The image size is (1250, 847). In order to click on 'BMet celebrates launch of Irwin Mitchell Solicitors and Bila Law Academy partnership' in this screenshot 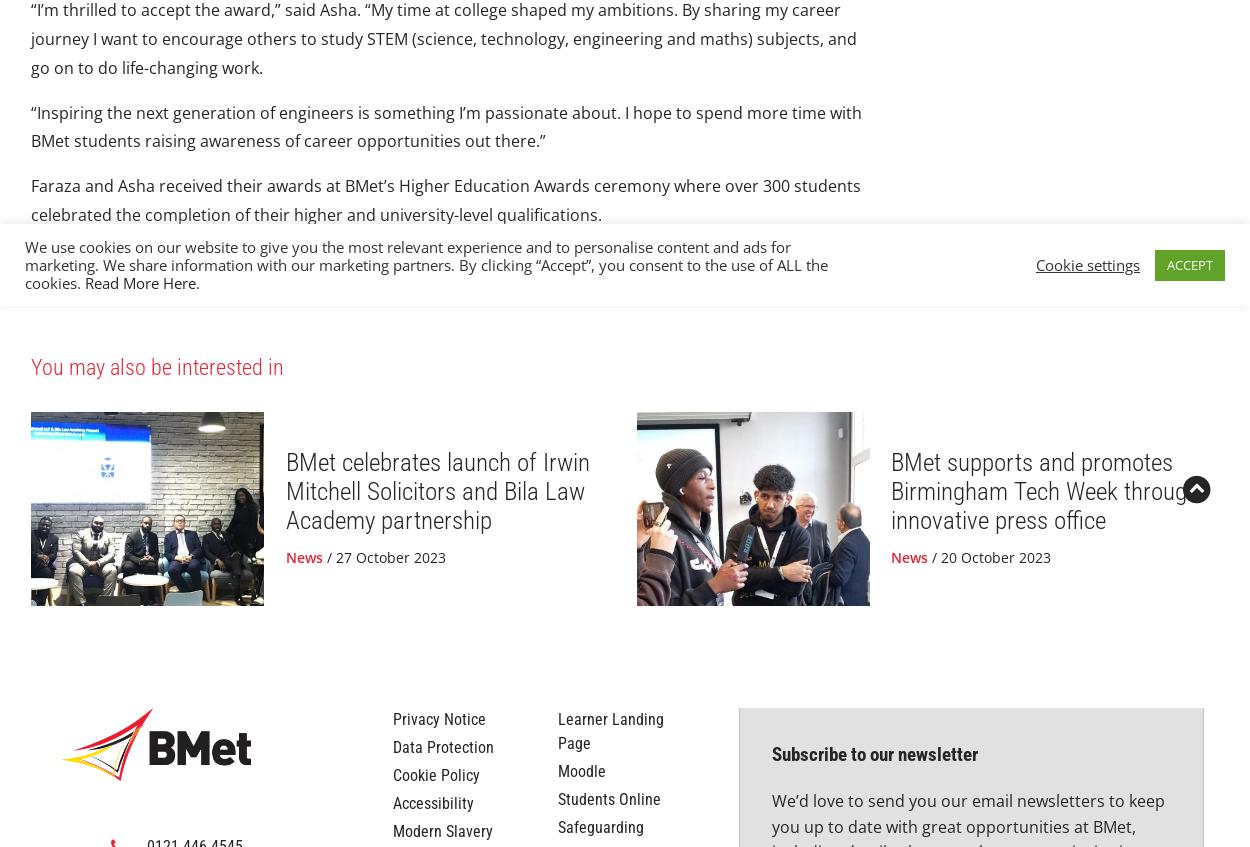, I will do `click(437, 635)`.